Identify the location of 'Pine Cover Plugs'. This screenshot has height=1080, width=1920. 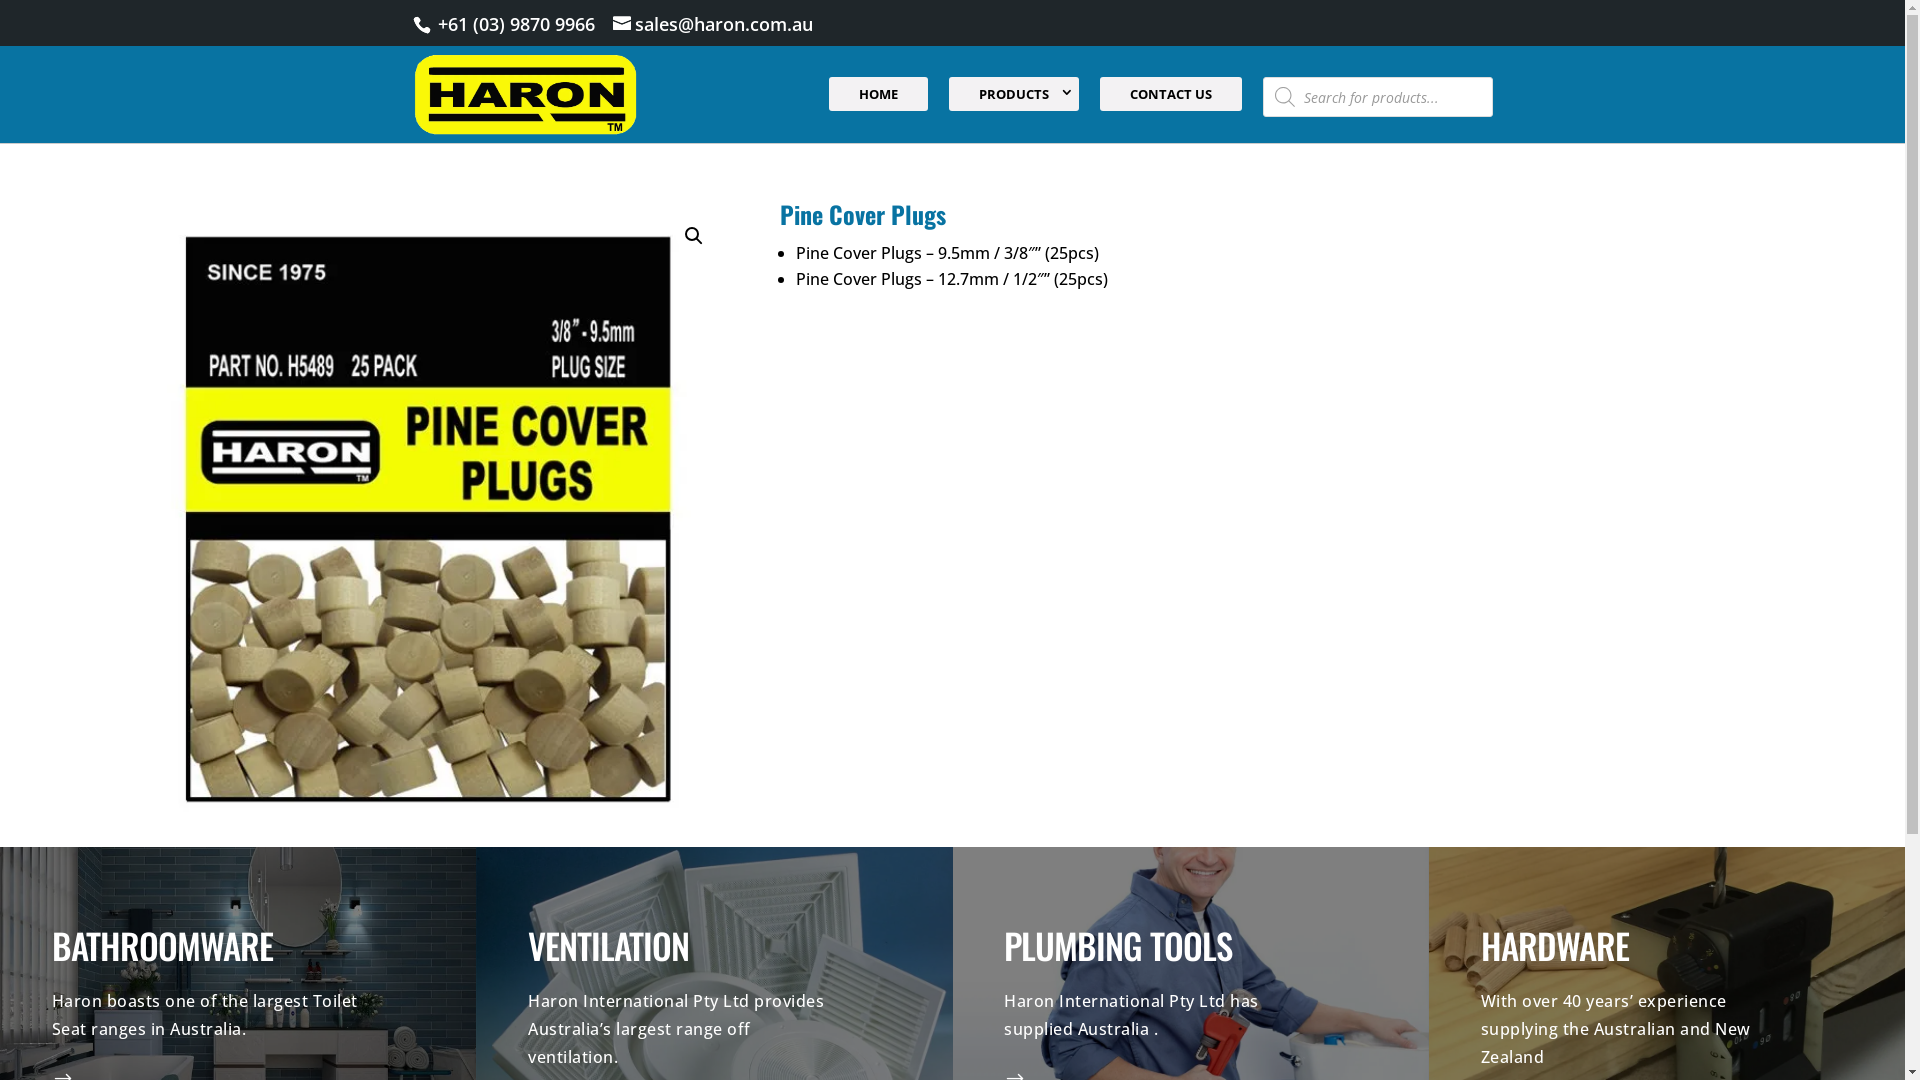
(415, 512).